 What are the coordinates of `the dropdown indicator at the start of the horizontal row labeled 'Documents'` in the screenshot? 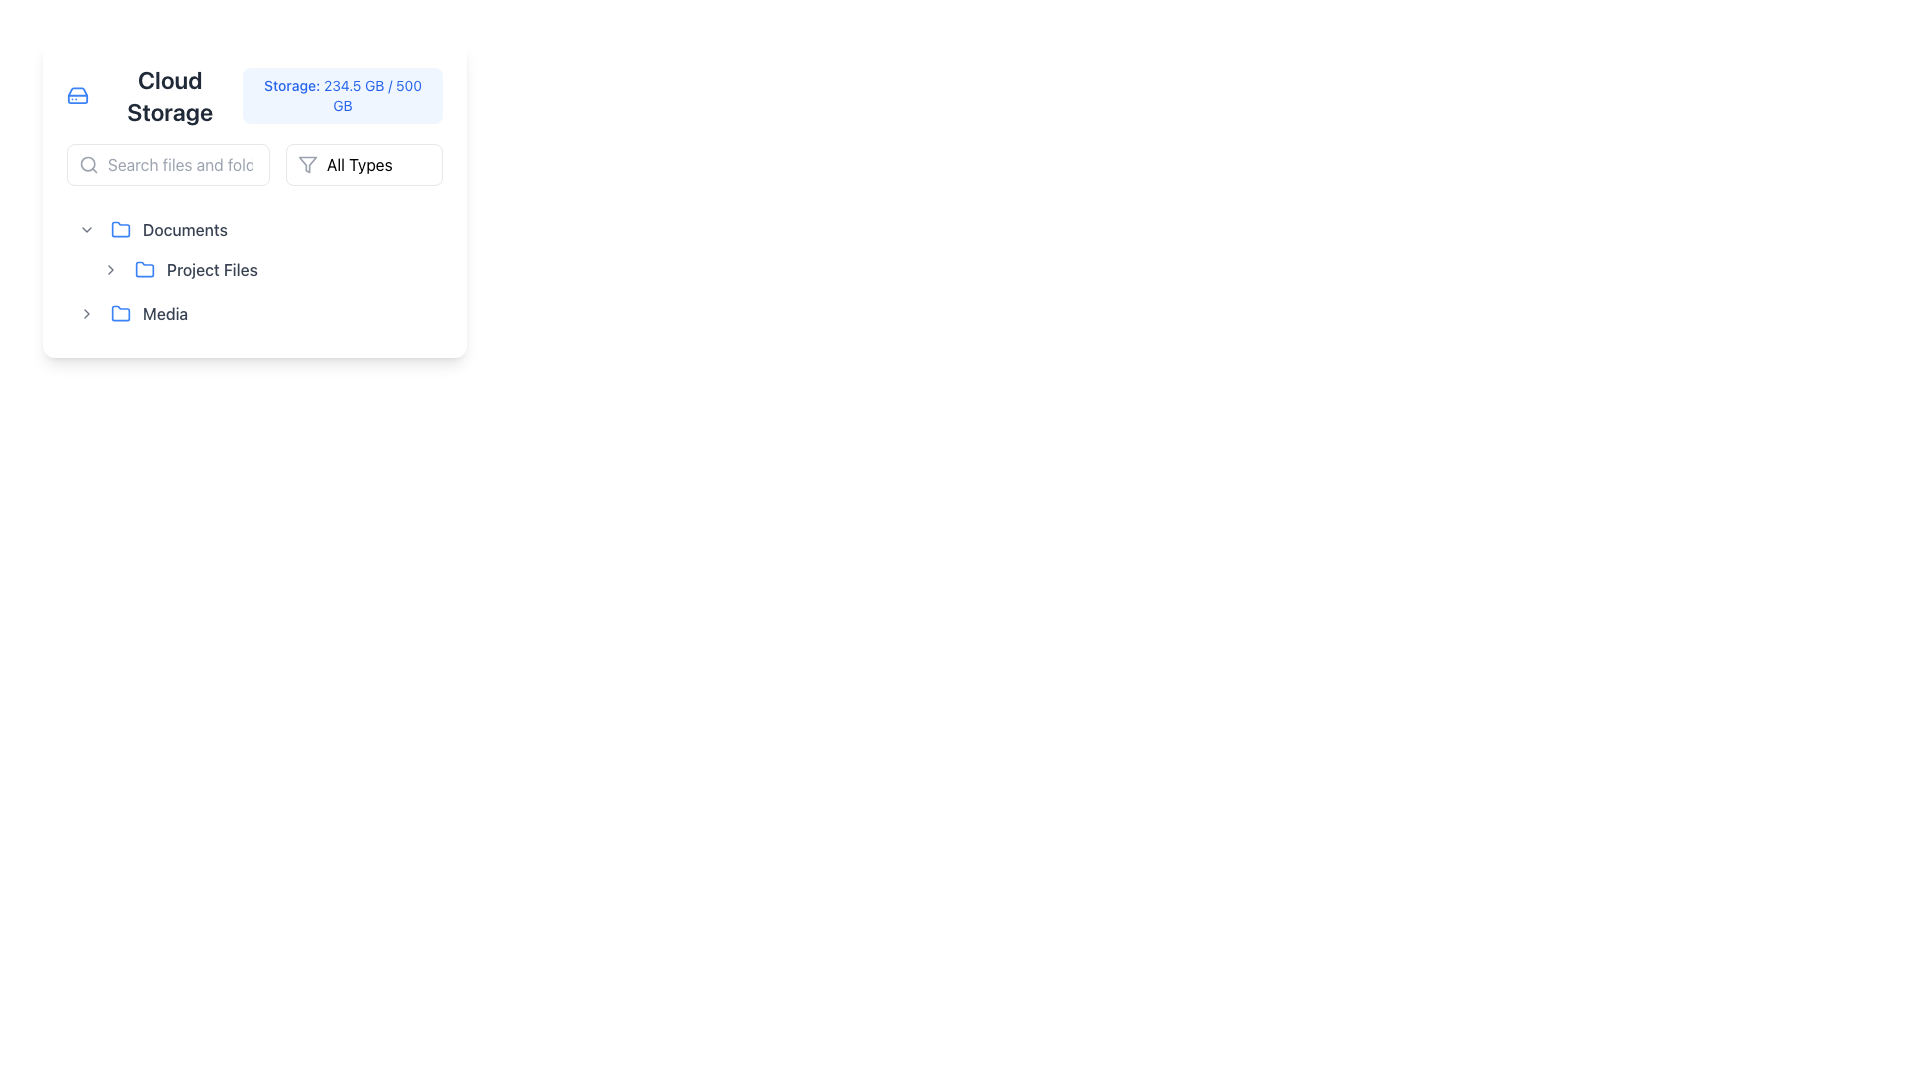 It's located at (85, 229).